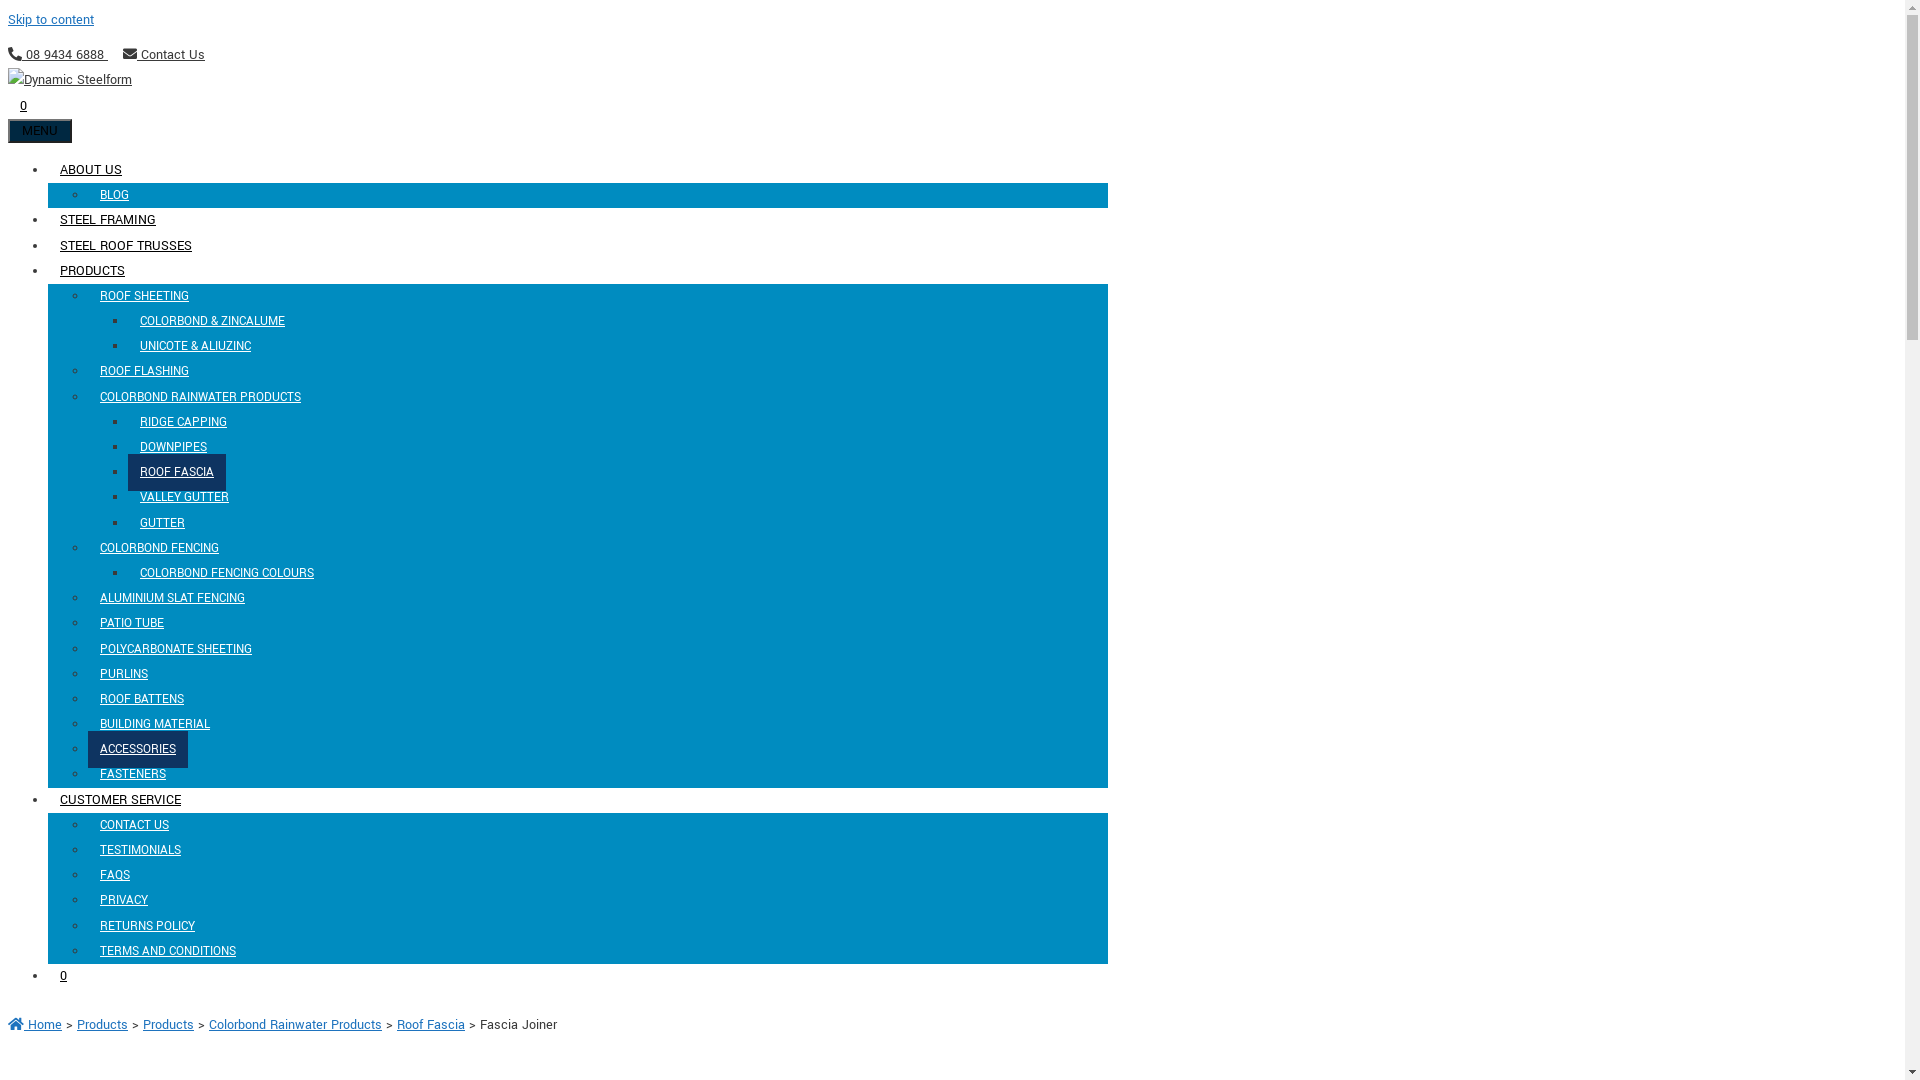 The image size is (1920, 1080). Describe the element at coordinates (212, 320) in the screenshot. I see `'COLORBOND & ZINCALUME'` at that location.